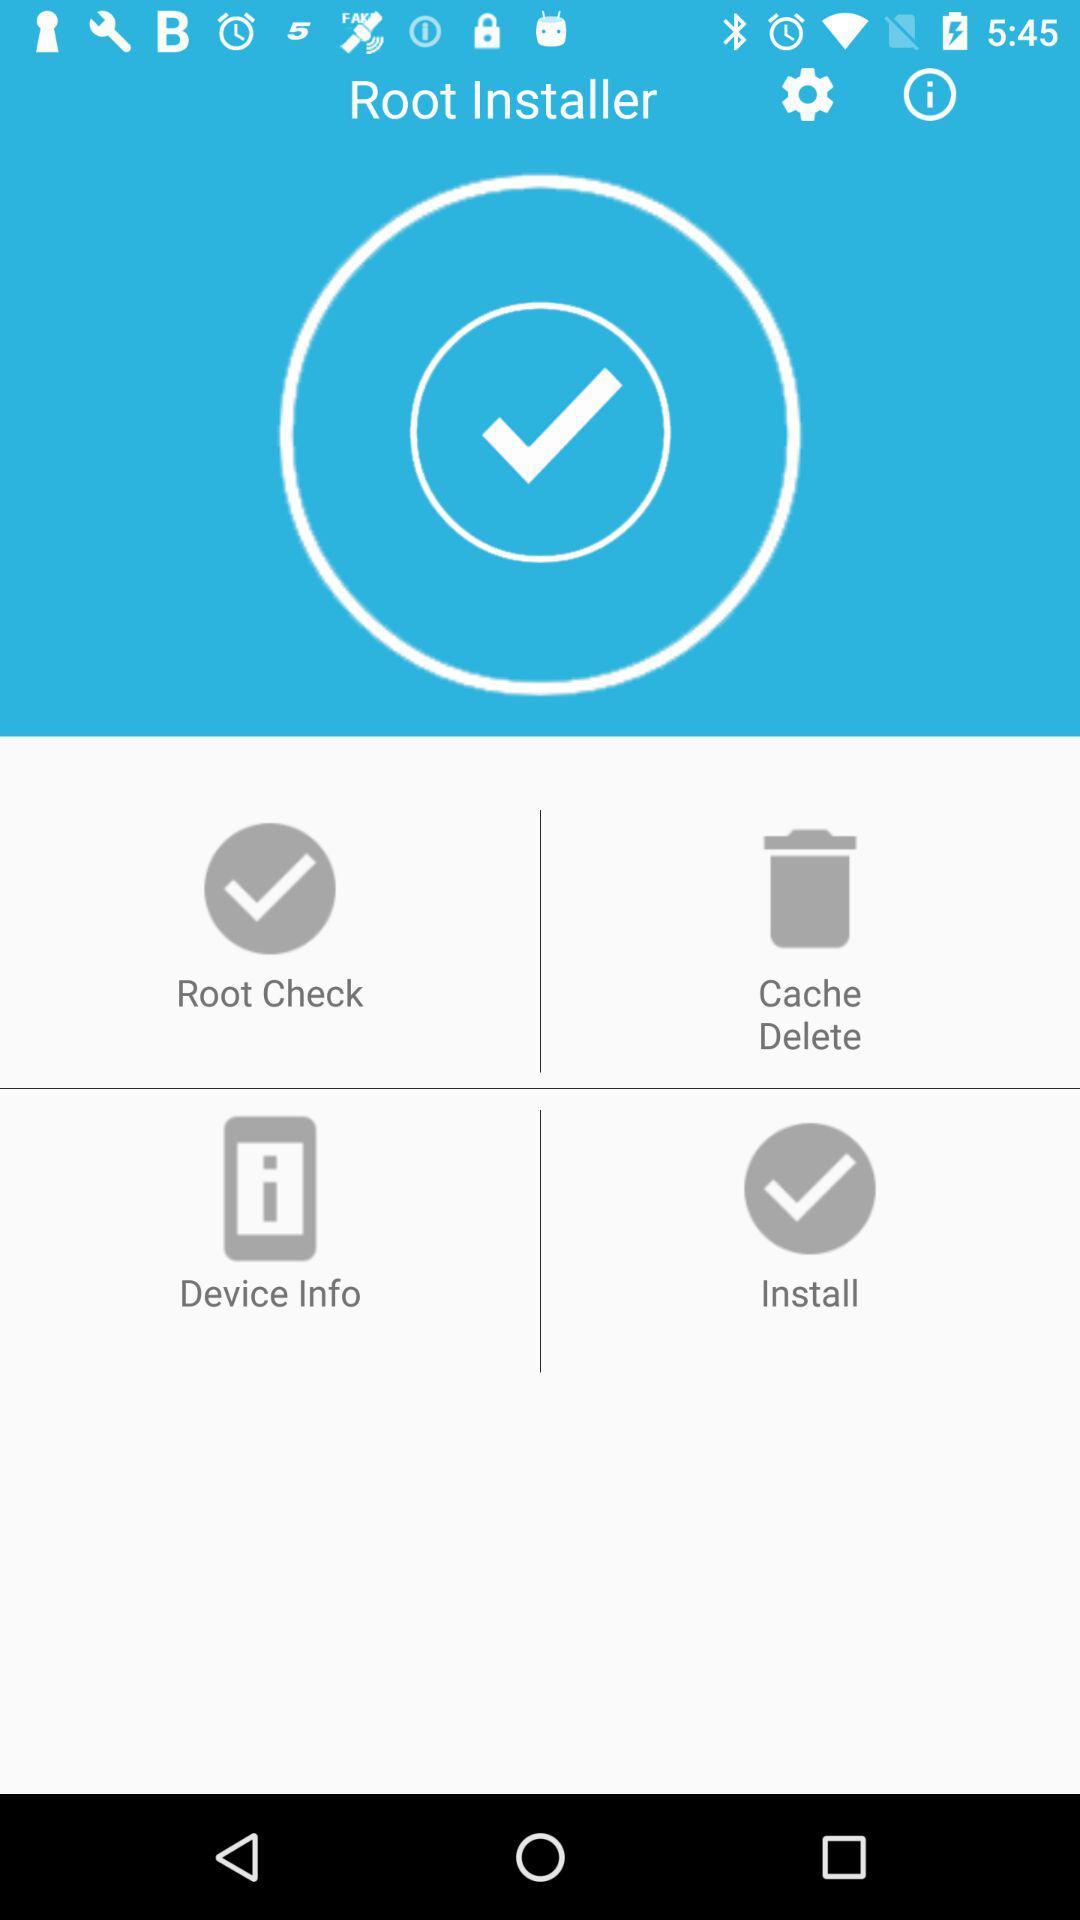  What do you see at coordinates (540, 431) in the screenshot?
I see `the image below root installer` at bounding box center [540, 431].